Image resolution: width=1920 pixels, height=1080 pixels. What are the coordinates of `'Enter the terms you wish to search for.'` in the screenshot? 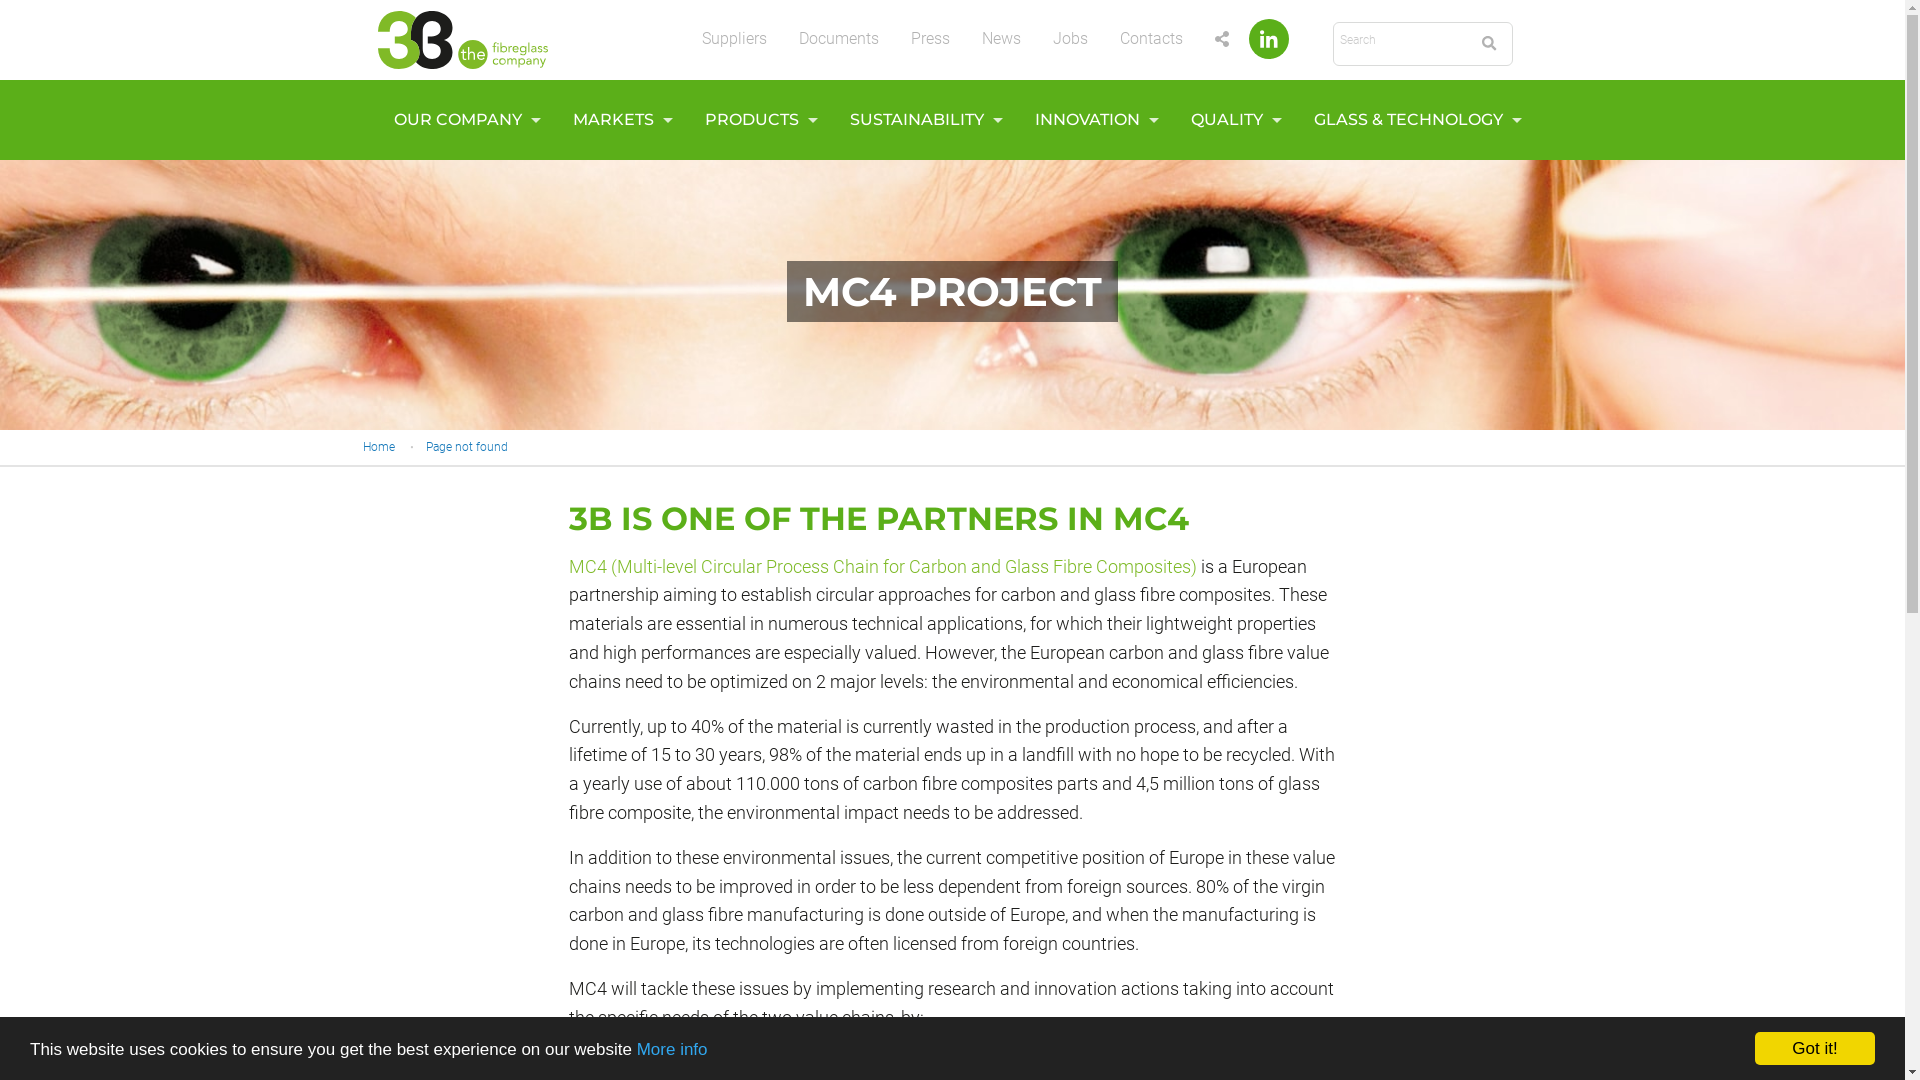 It's located at (1399, 40).